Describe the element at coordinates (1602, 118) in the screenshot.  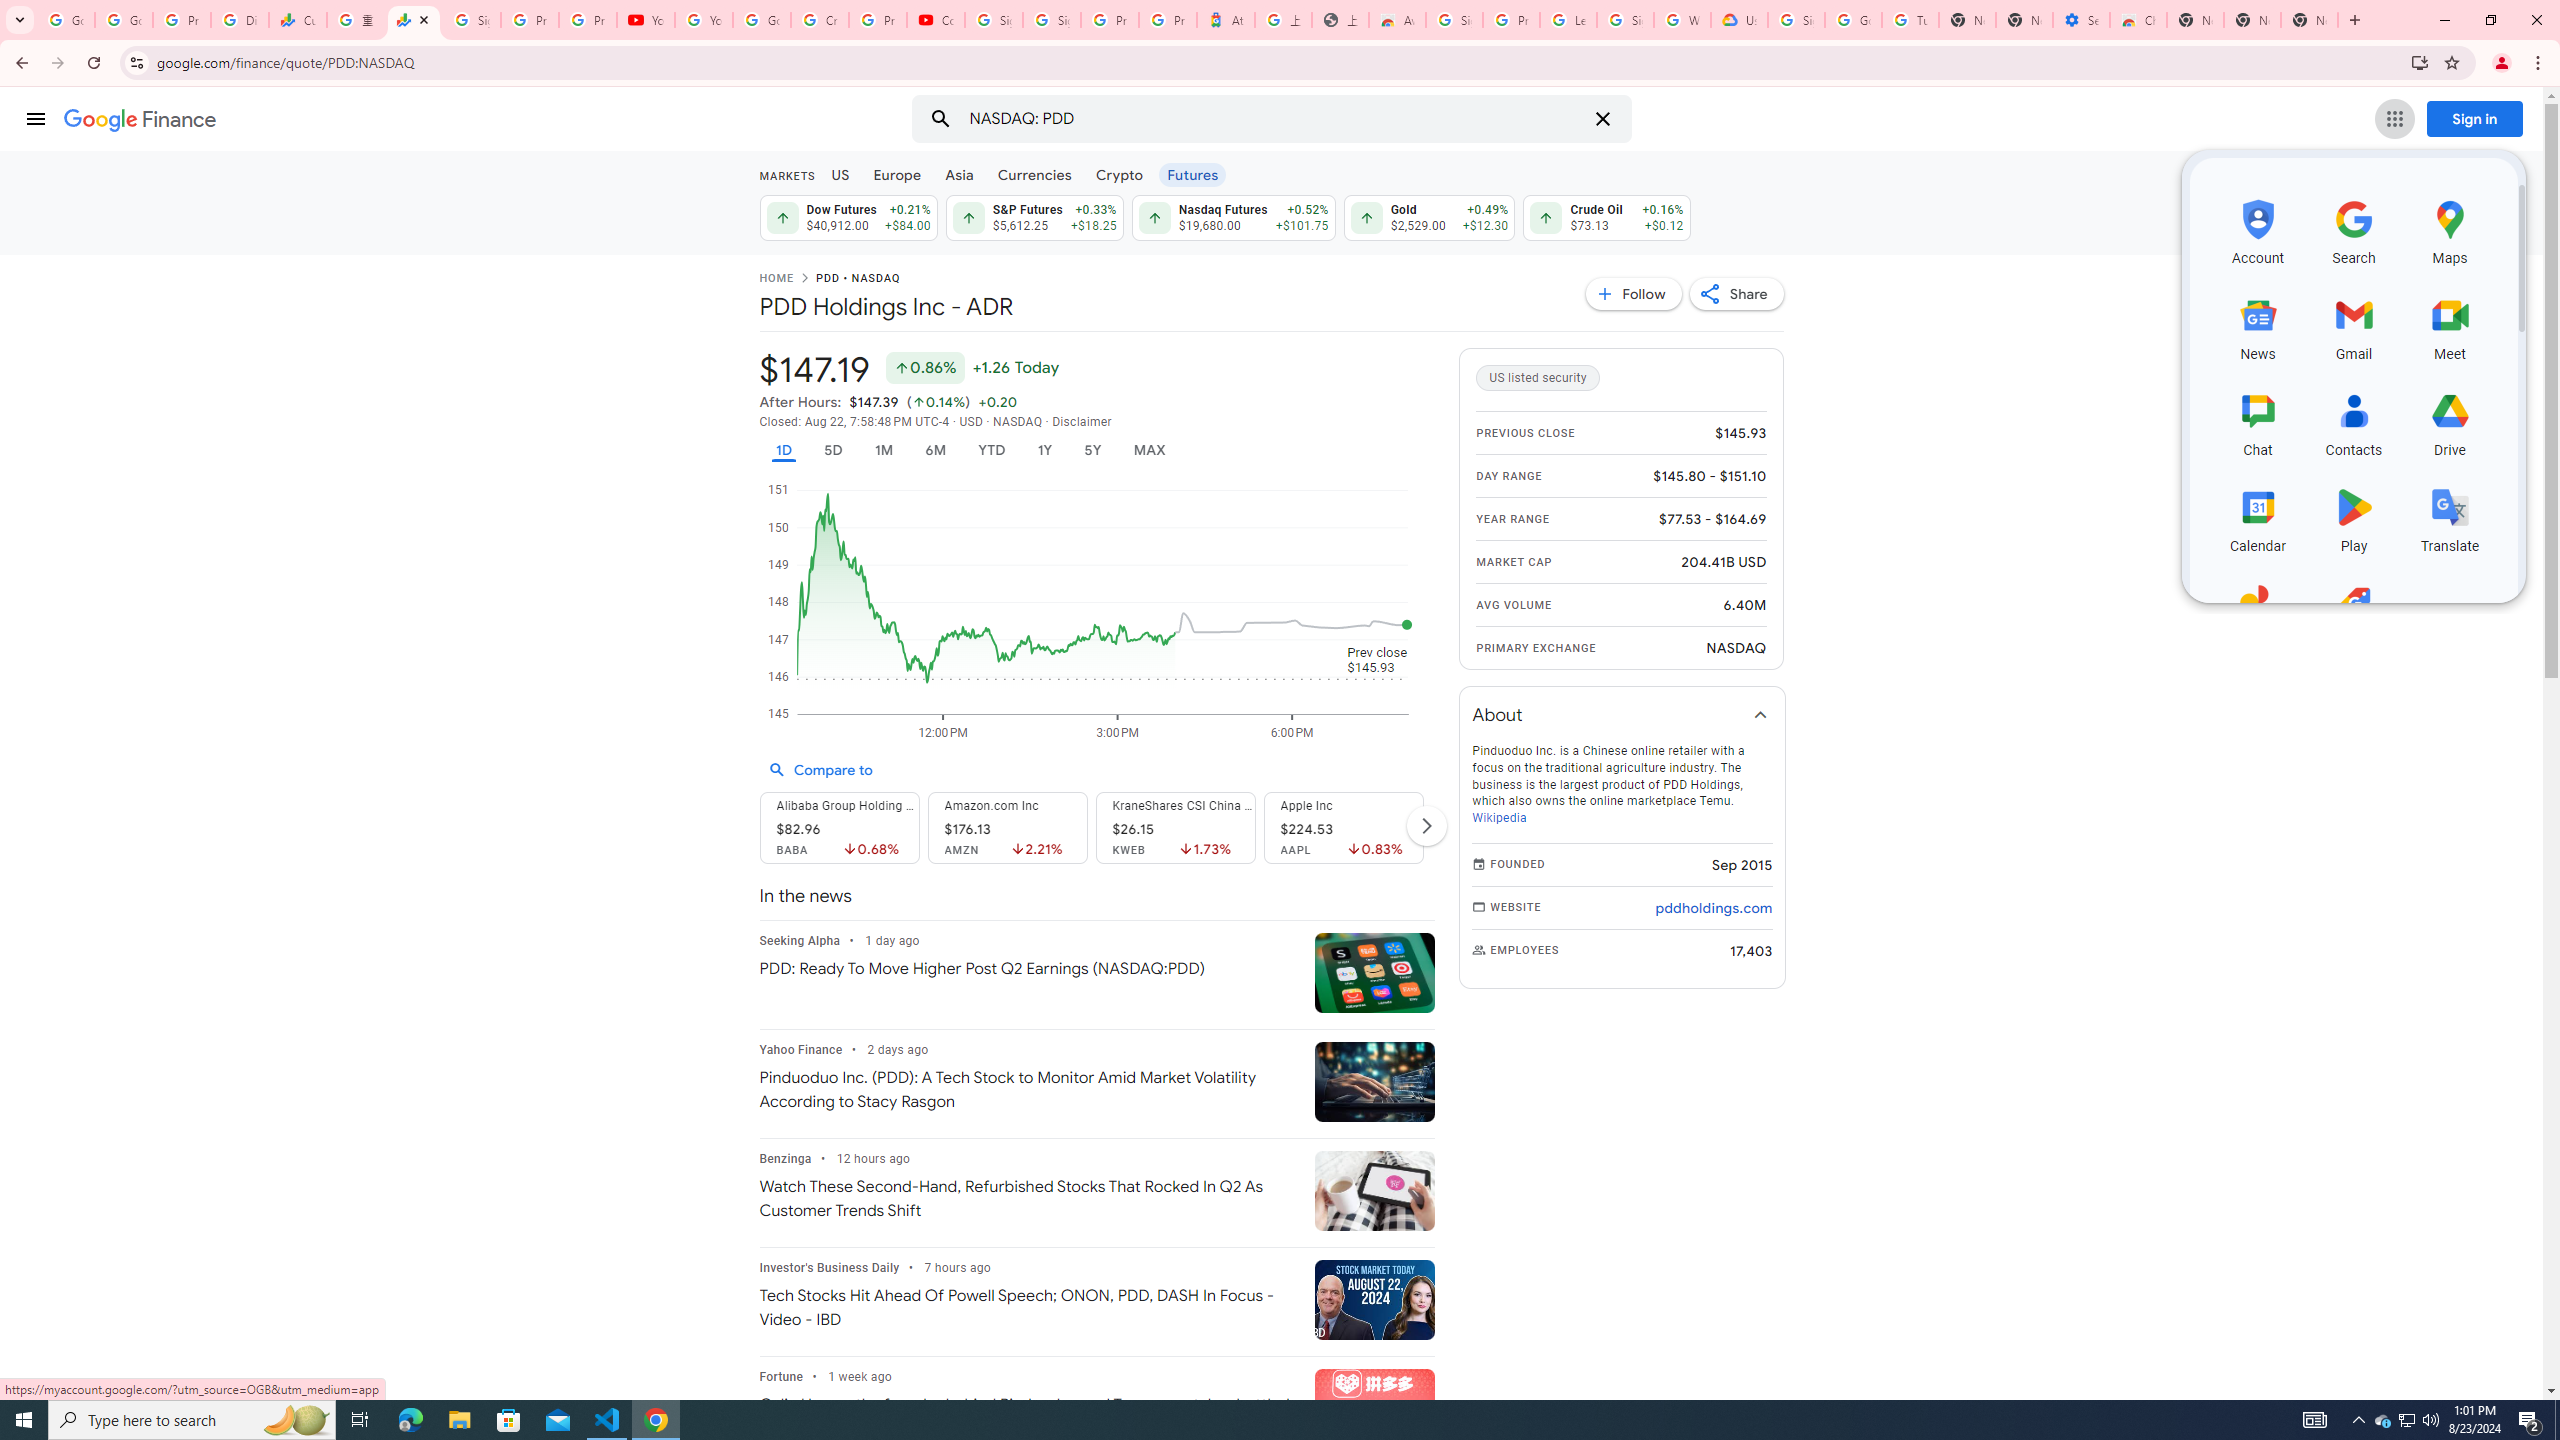
I see `'Clear search'` at that location.